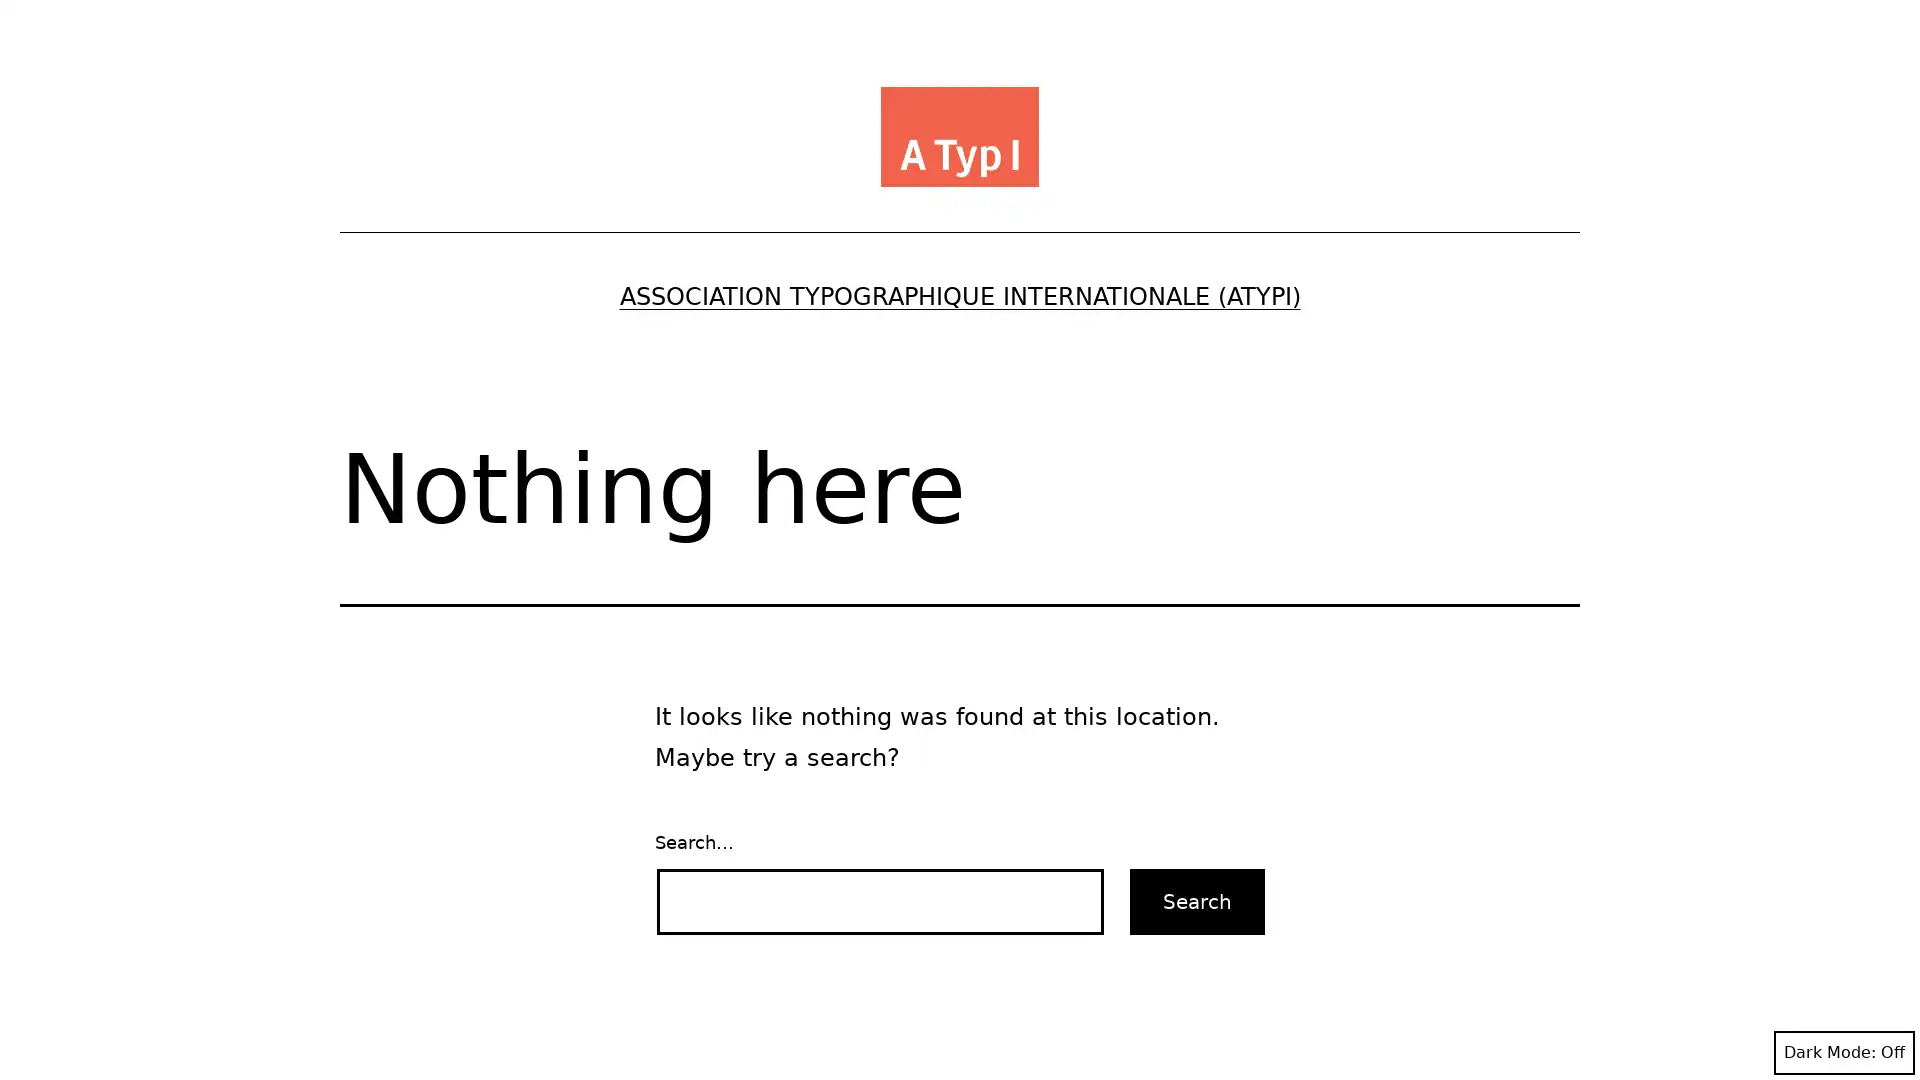  Describe the element at coordinates (1843, 1052) in the screenshot. I see `Dark Mode:` at that location.